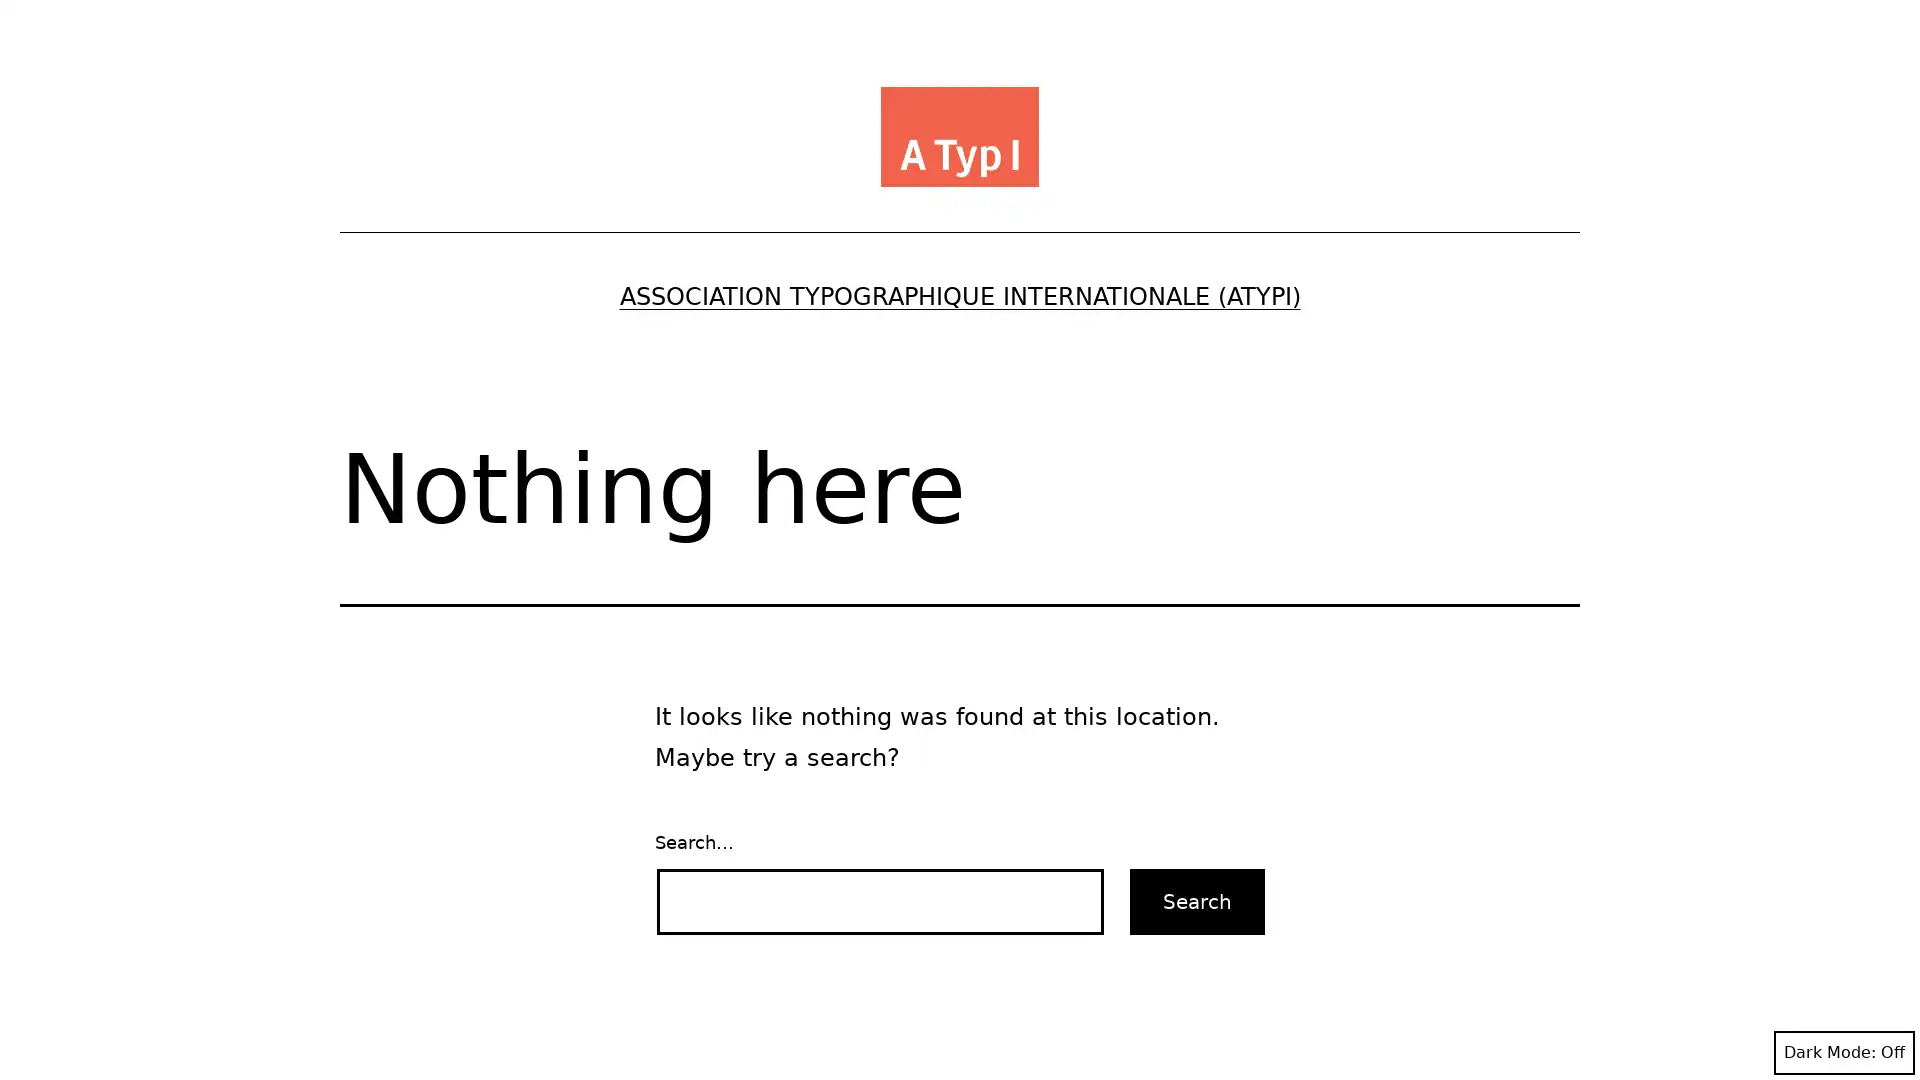  Describe the element at coordinates (1843, 1052) in the screenshot. I see `Dark Mode:` at that location.